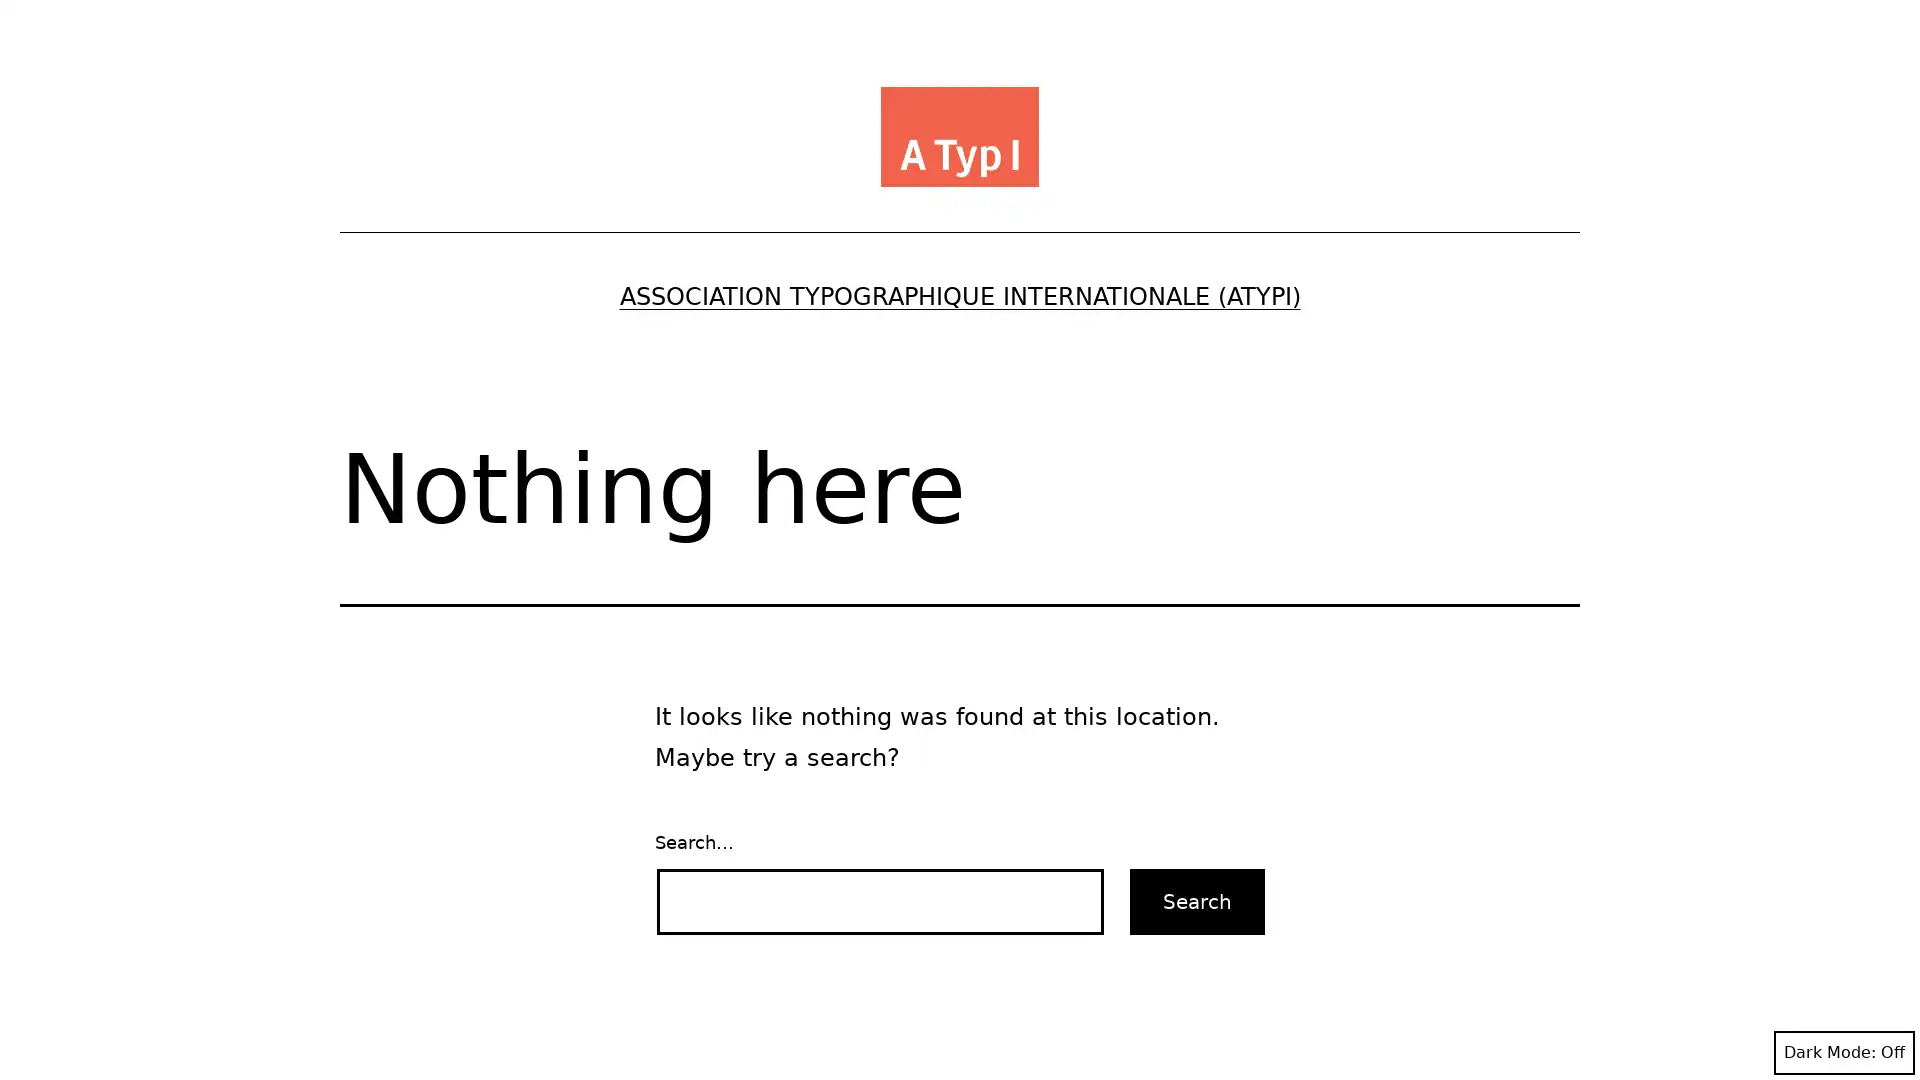  Describe the element at coordinates (1843, 1052) in the screenshot. I see `Dark Mode:` at that location.